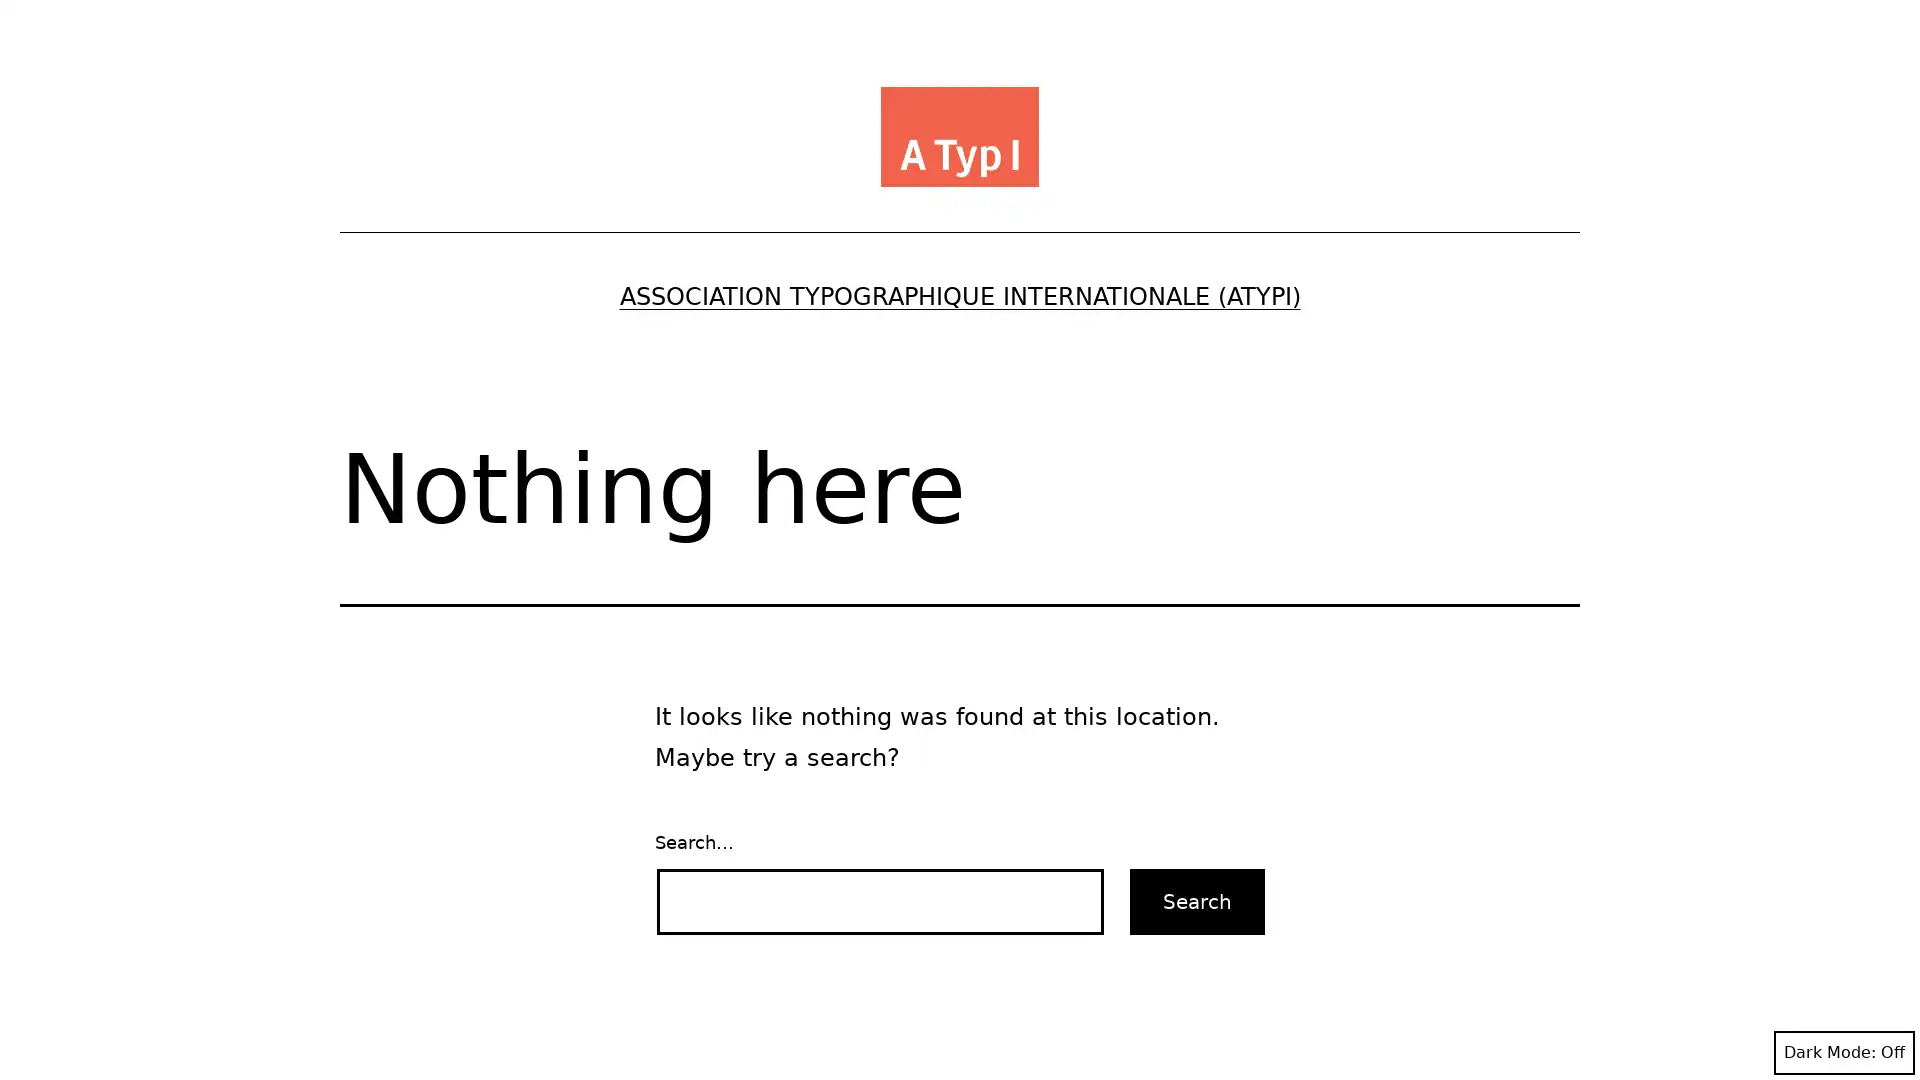  Describe the element at coordinates (1843, 1052) in the screenshot. I see `Dark Mode:` at that location.